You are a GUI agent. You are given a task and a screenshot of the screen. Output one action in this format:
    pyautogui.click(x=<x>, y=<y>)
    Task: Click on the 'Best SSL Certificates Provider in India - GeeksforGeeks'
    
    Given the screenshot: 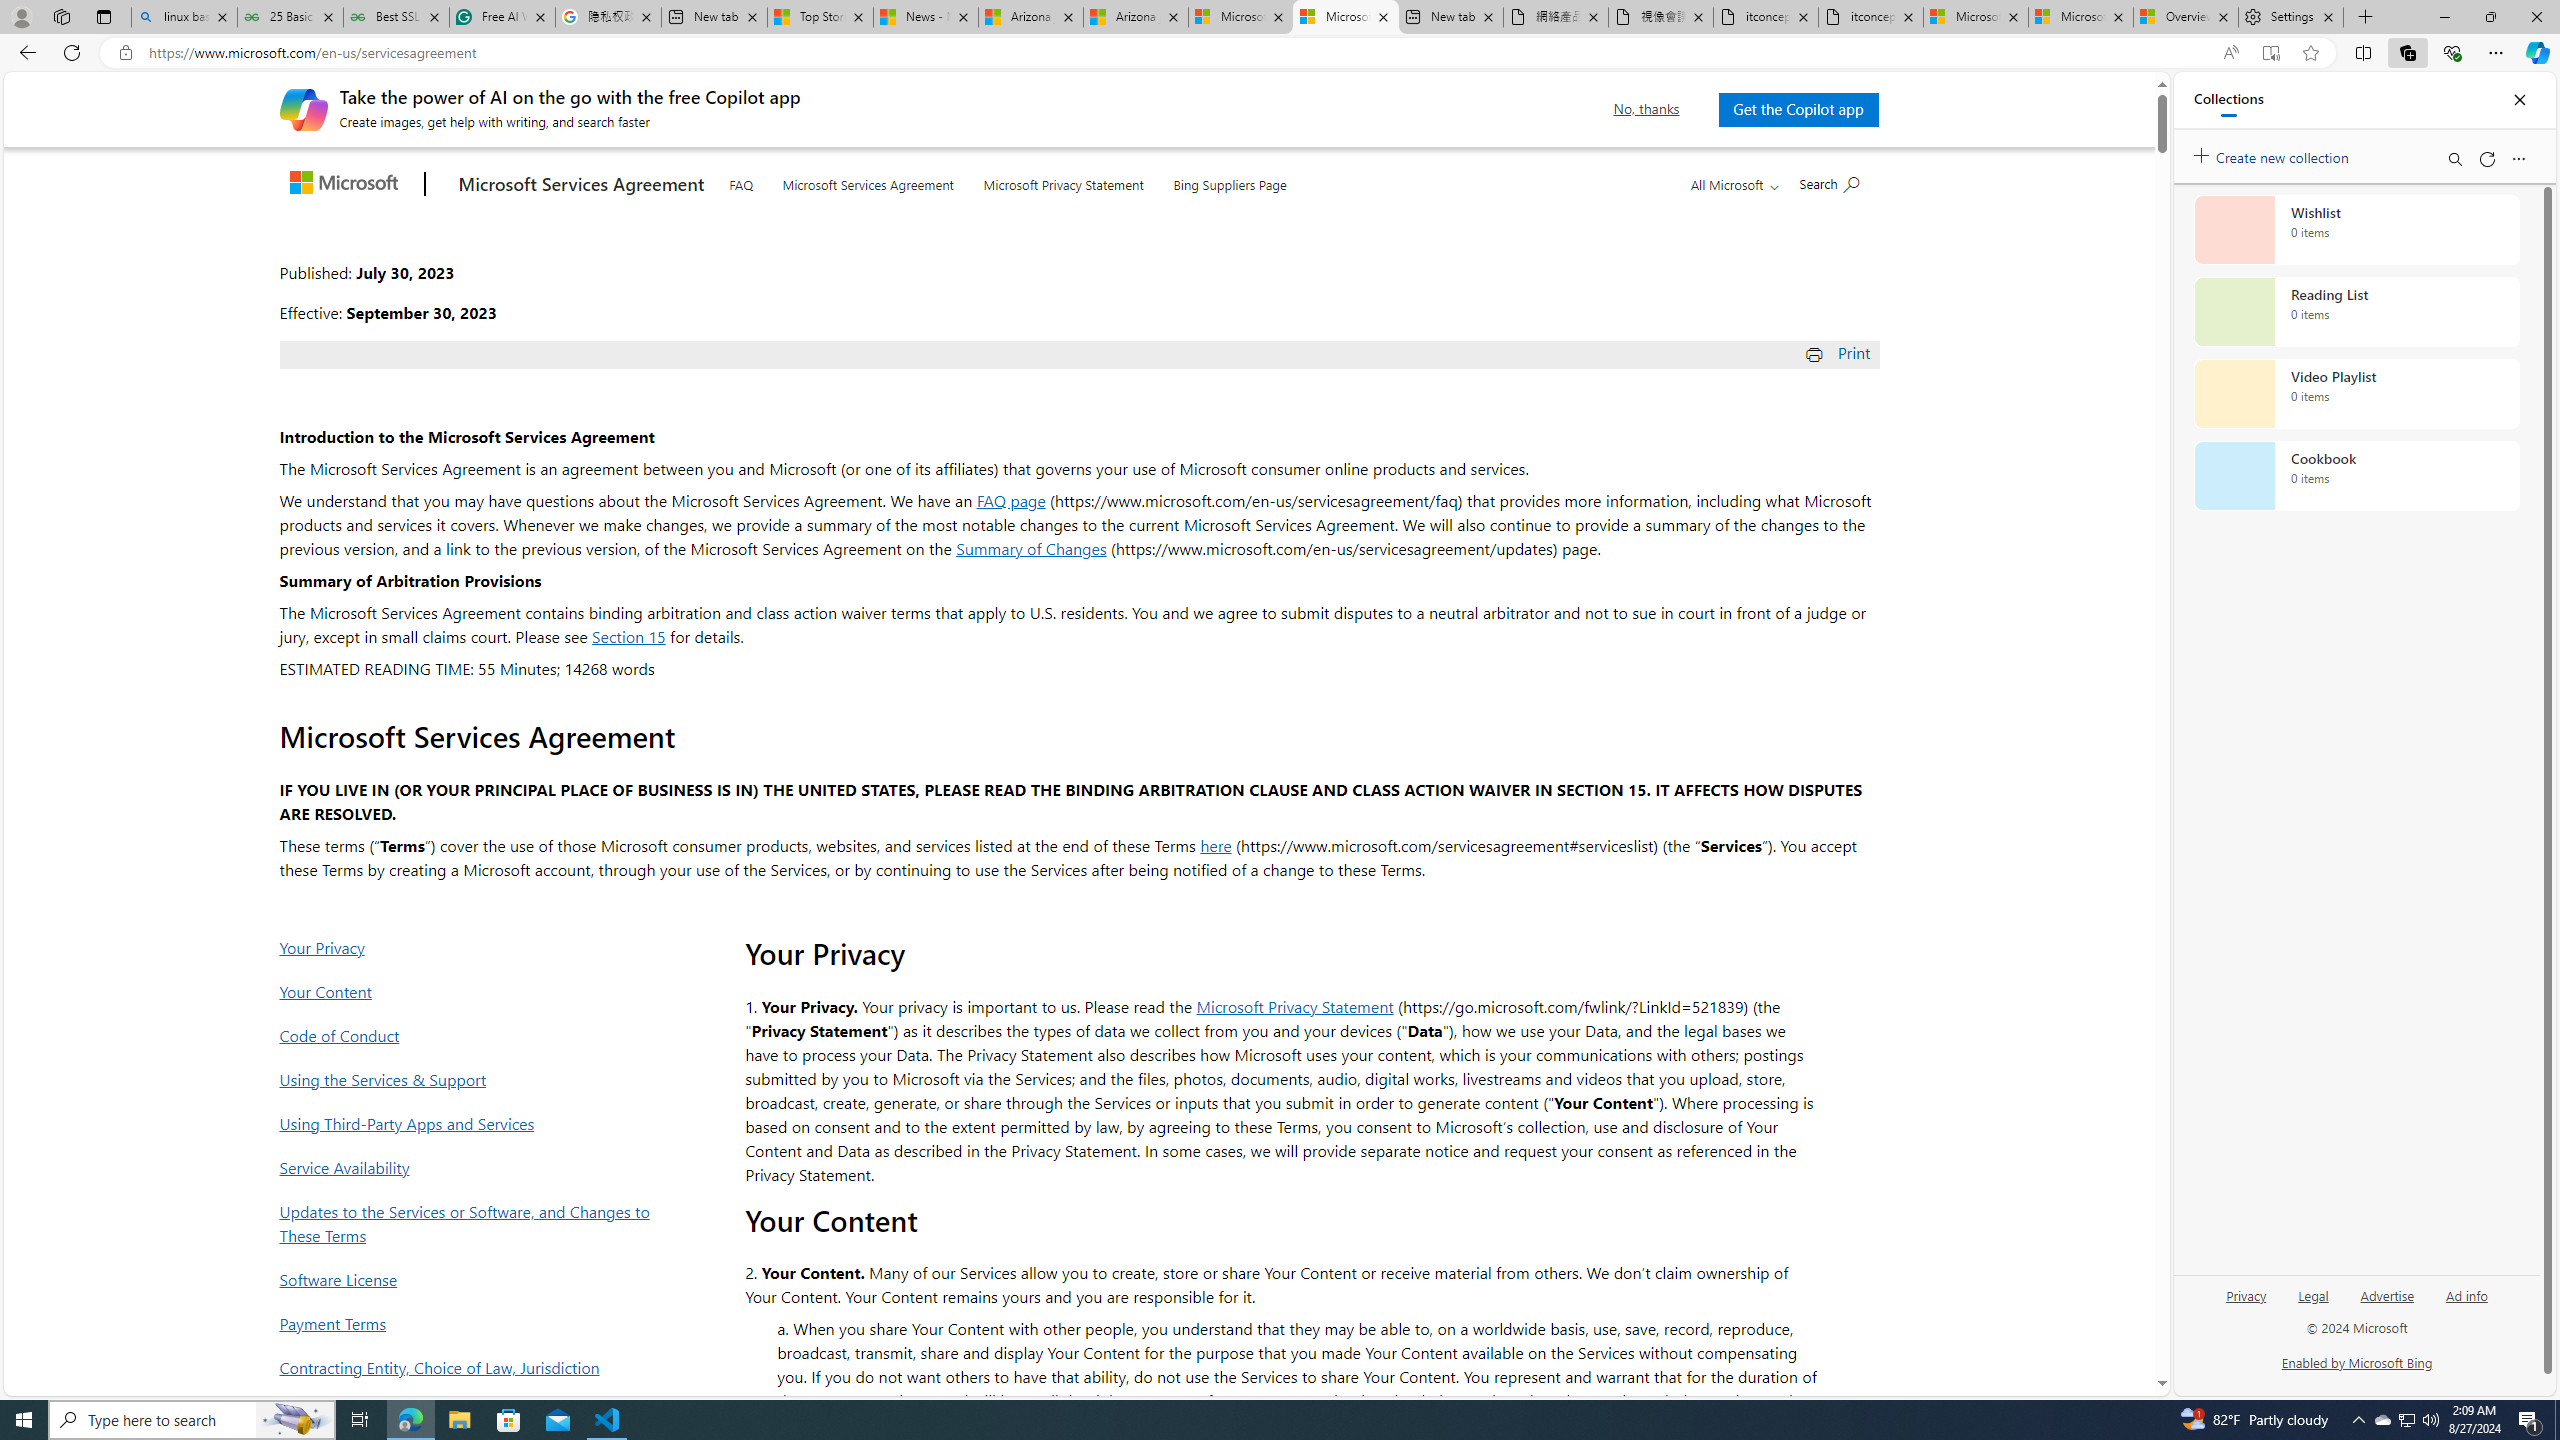 What is the action you would take?
    pyautogui.click(x=395, y=16)
    